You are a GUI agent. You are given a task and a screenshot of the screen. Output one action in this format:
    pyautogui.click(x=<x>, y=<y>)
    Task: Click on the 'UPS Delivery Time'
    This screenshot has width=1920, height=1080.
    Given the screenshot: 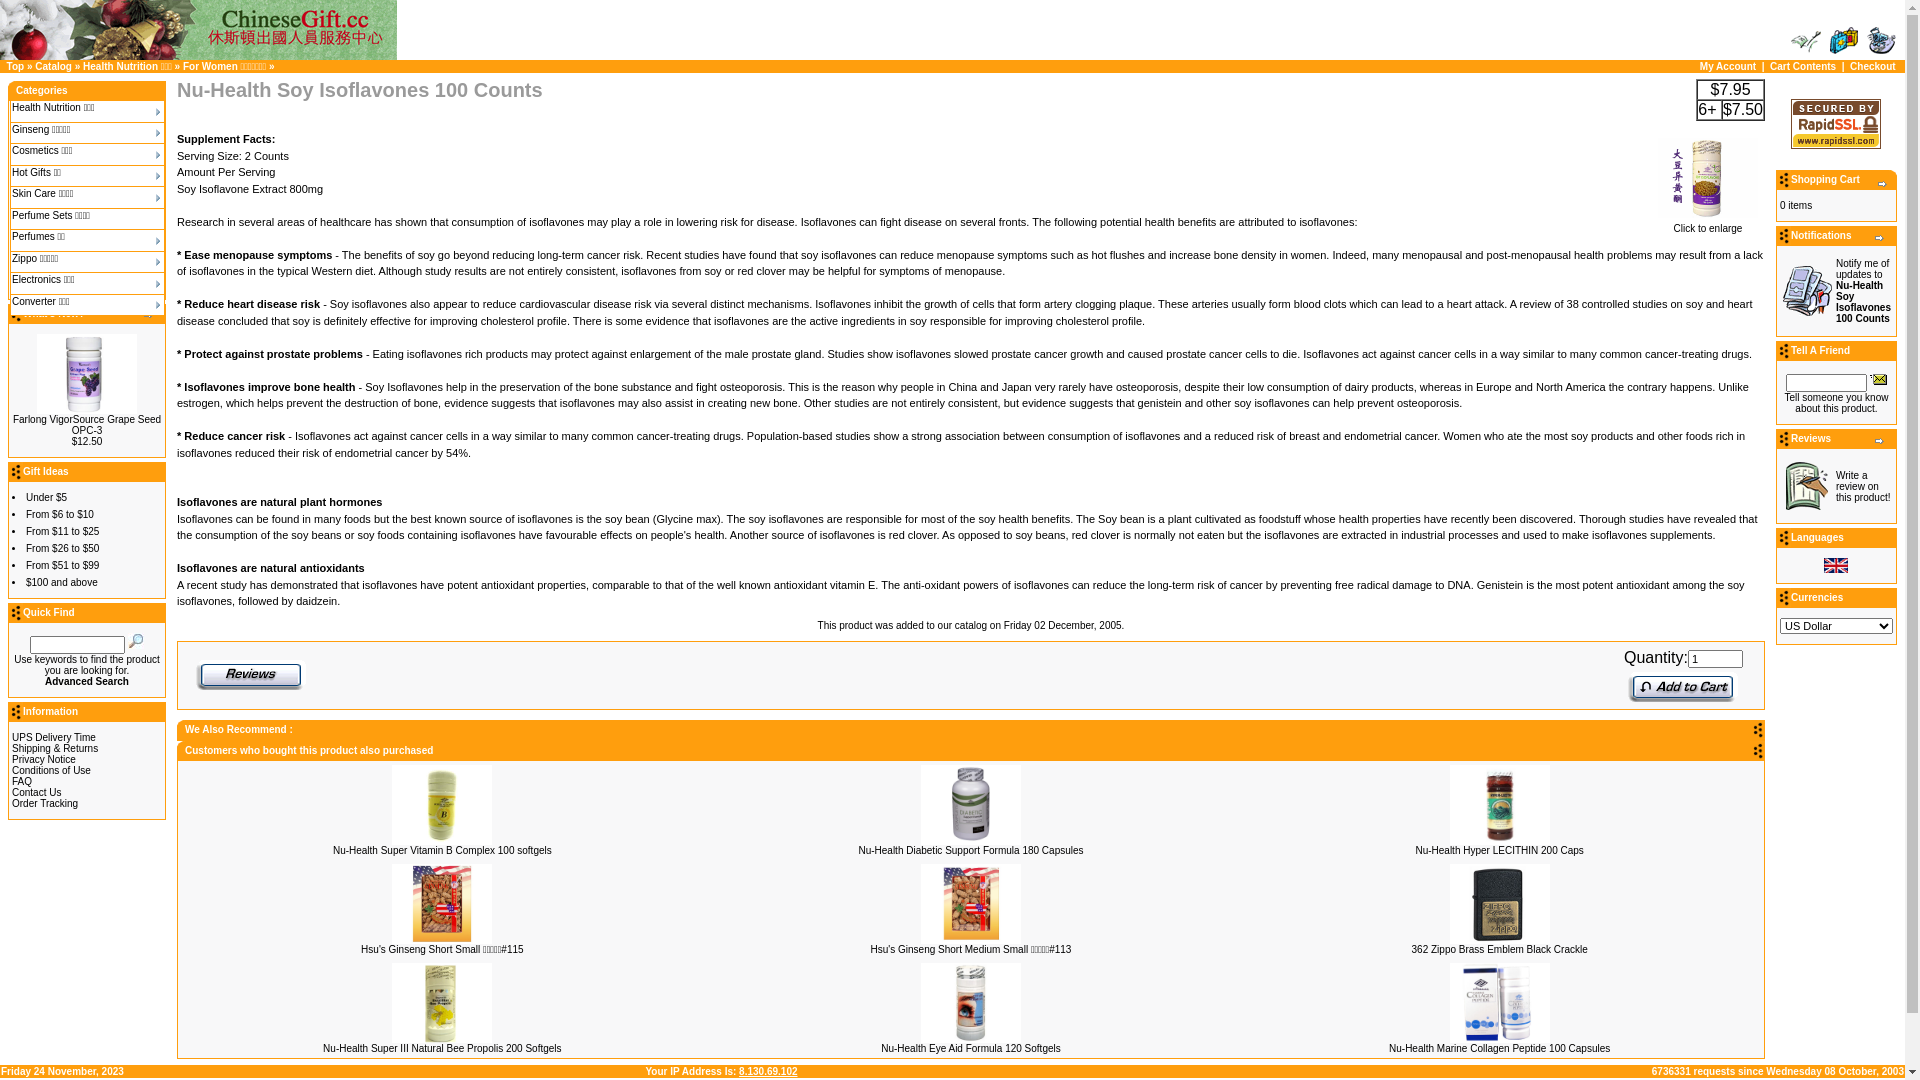 What is the action you would take?
    pyautogui.click(x=53, y=737)
    